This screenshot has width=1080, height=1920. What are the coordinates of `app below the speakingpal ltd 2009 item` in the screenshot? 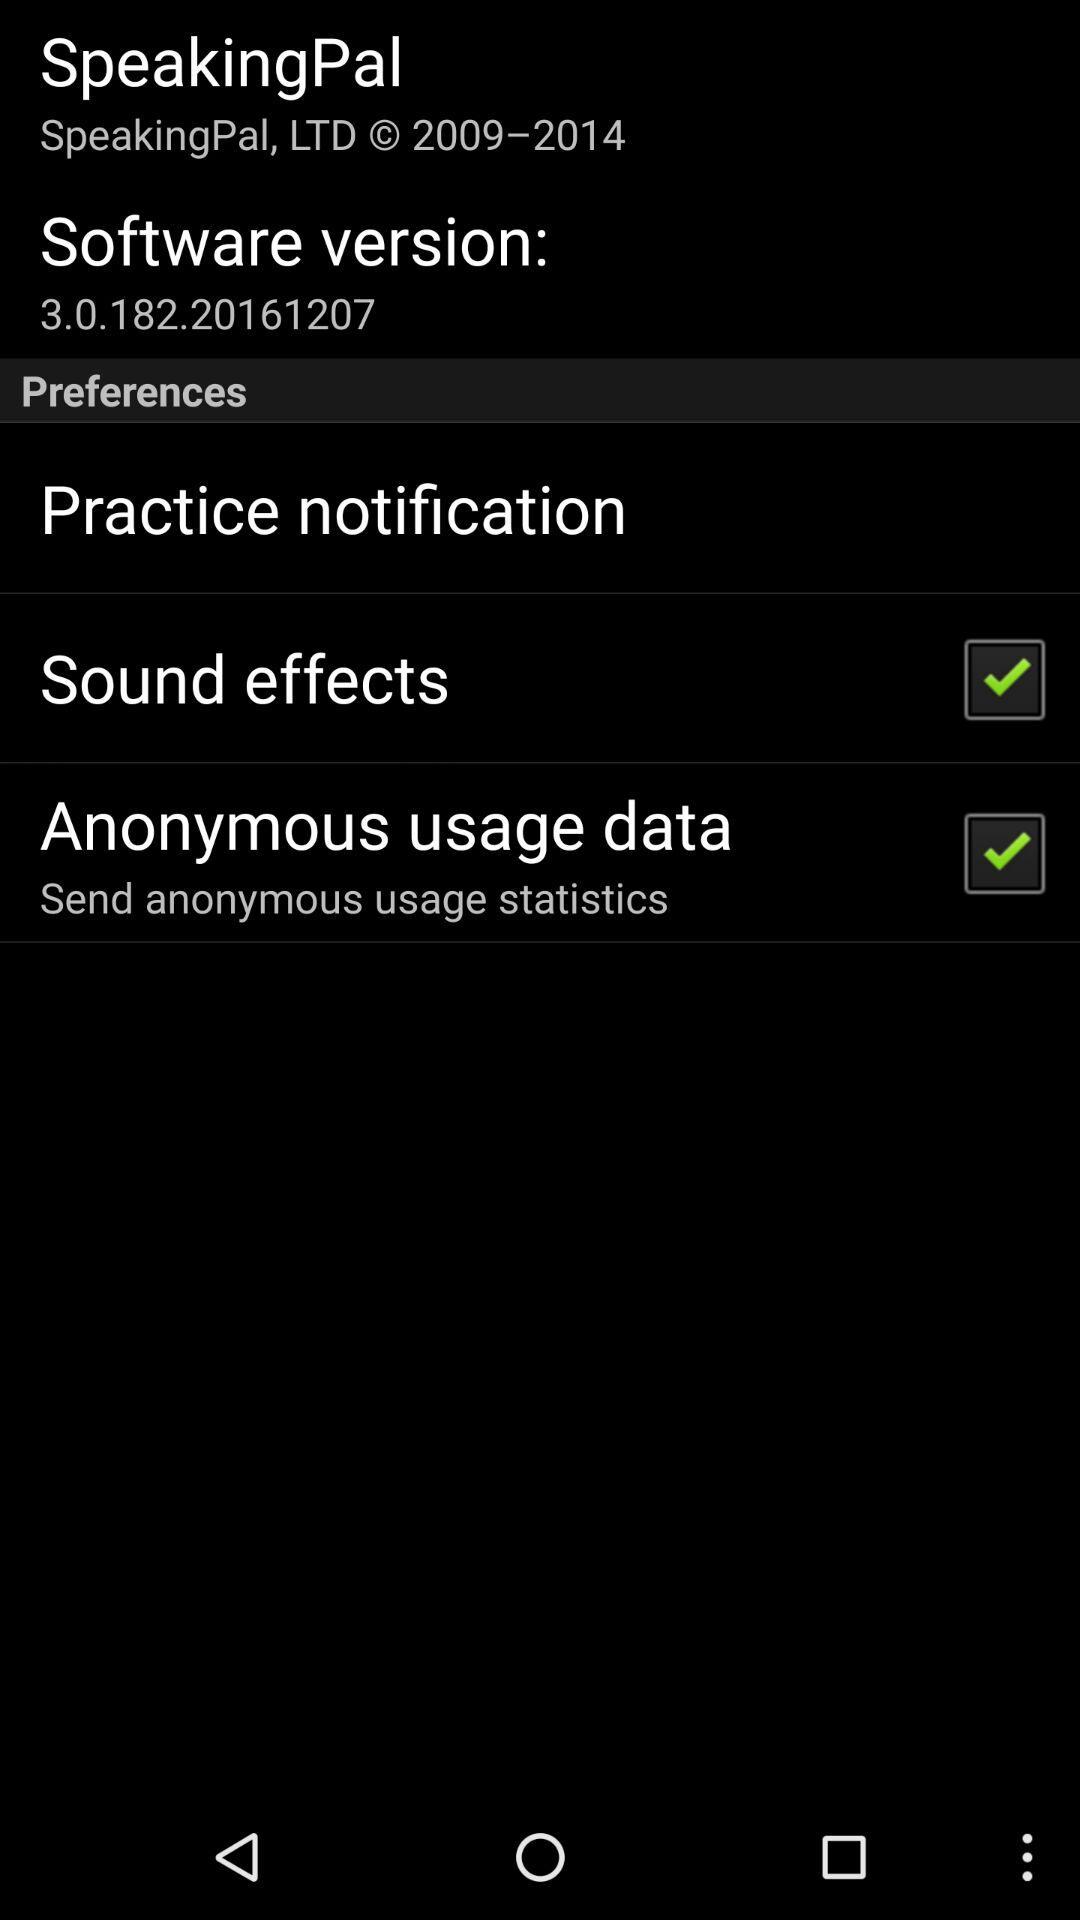 It's located at (294, 239).